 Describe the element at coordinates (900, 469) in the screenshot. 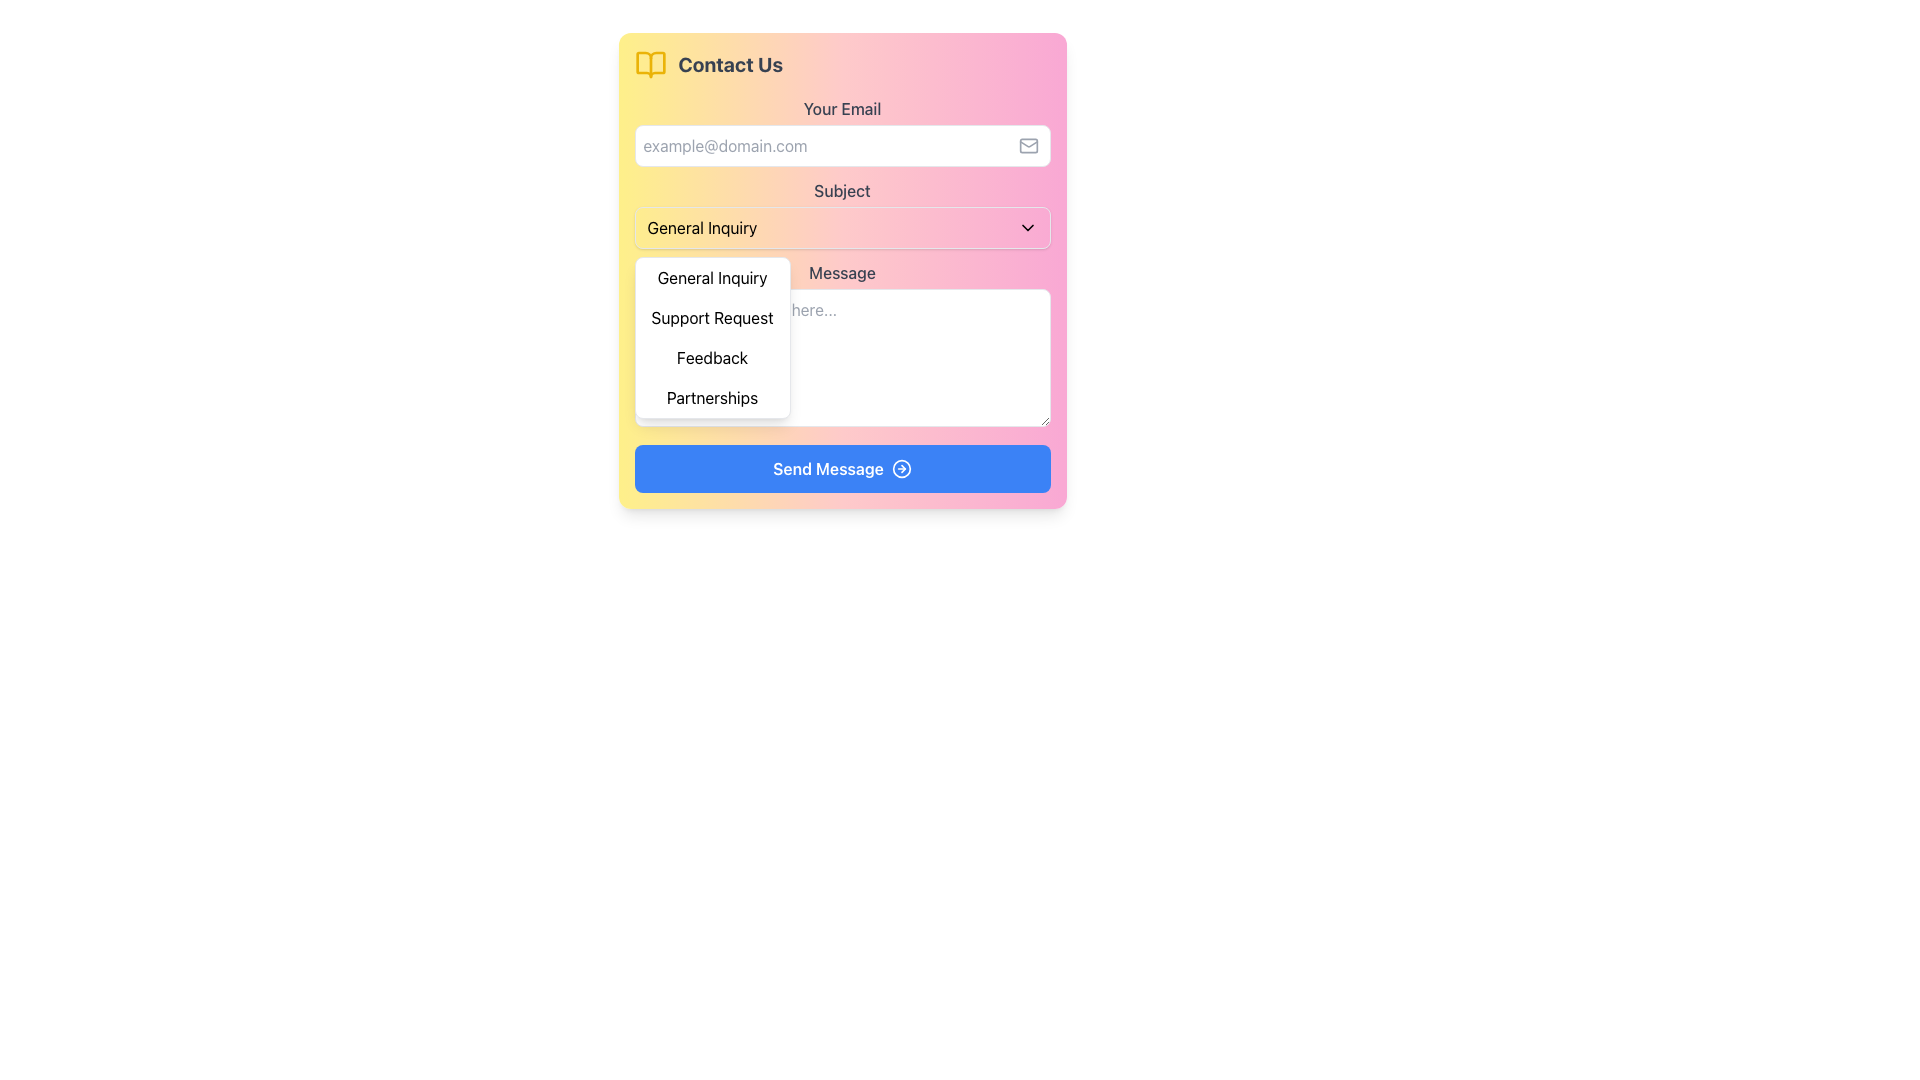

I see `the circular icon with a right-pointing arrow inside, located on the far-right side of the 'Send Message' button in the lower section of the contact form` at that location.